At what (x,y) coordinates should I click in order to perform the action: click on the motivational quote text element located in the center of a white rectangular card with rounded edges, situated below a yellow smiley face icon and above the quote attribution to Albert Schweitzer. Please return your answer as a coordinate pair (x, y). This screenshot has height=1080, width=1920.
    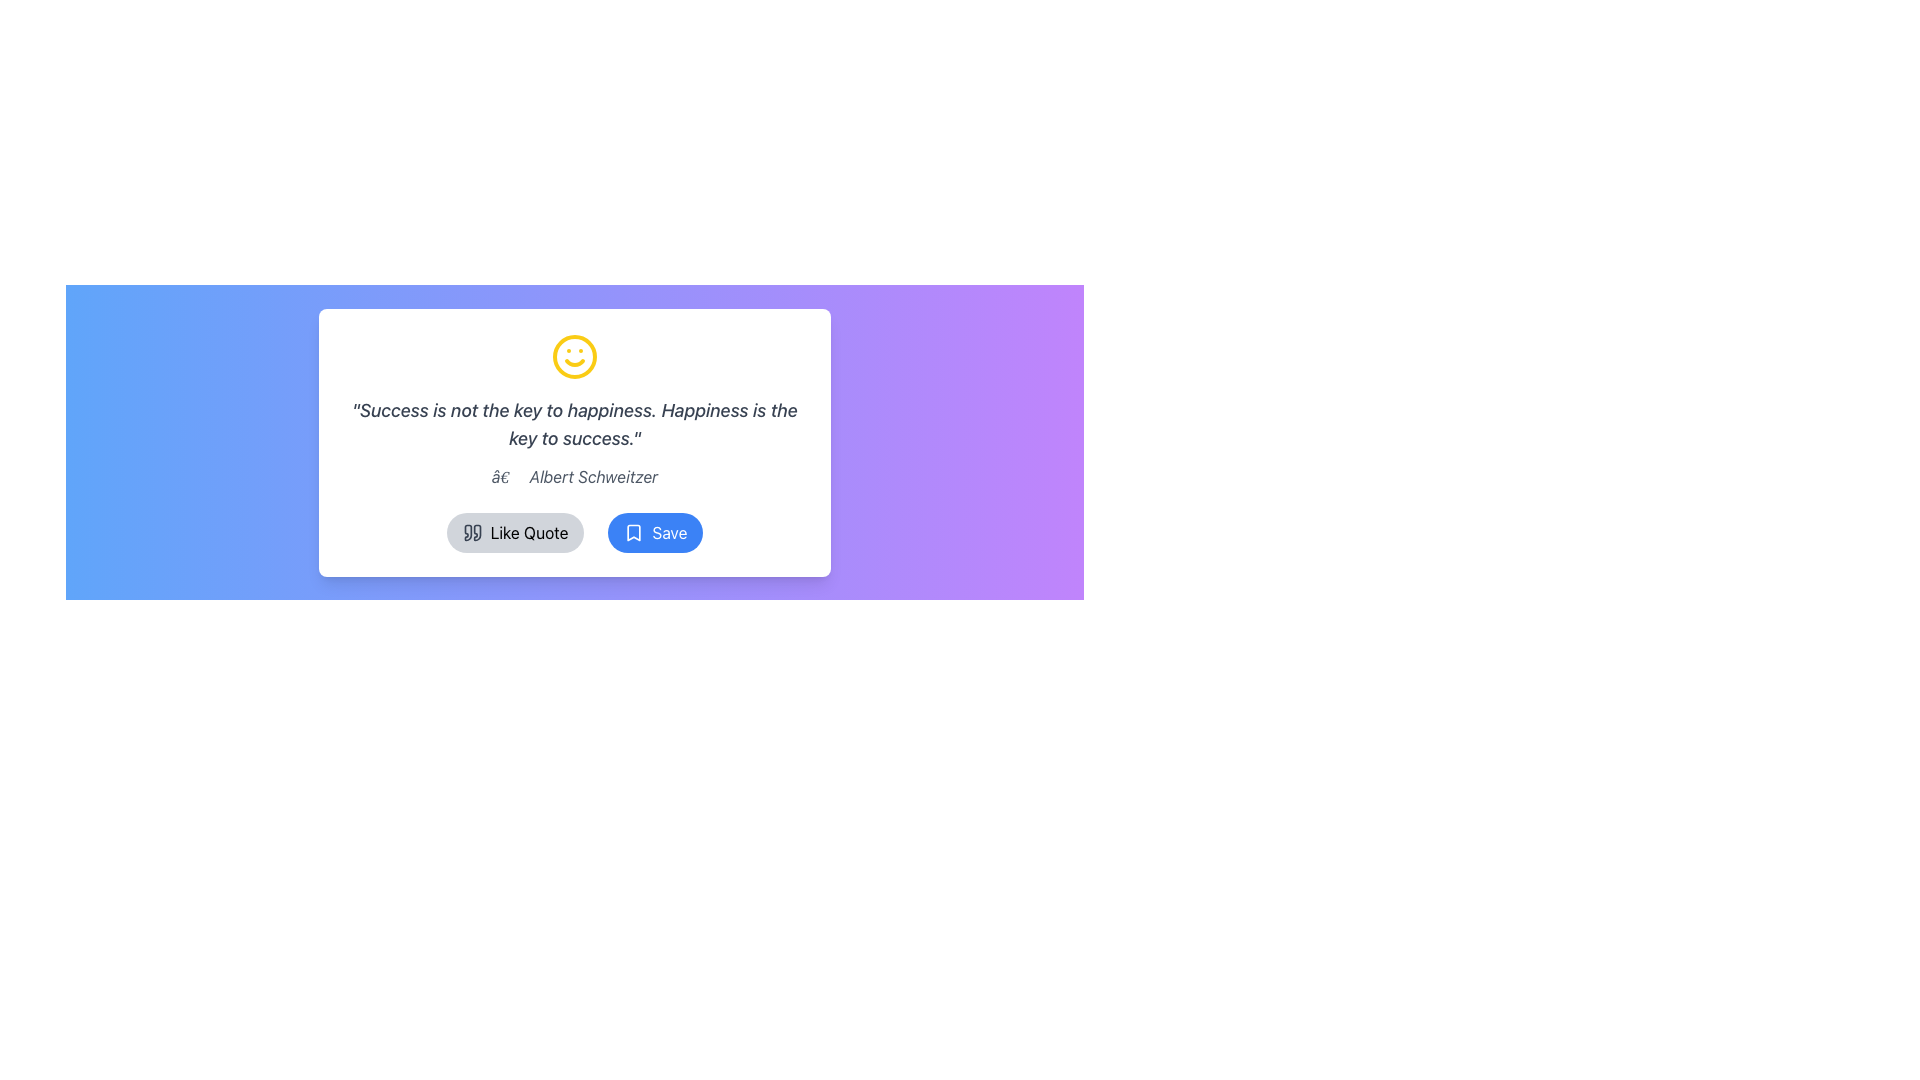
    Looking at the image, I should click on (574, 423).